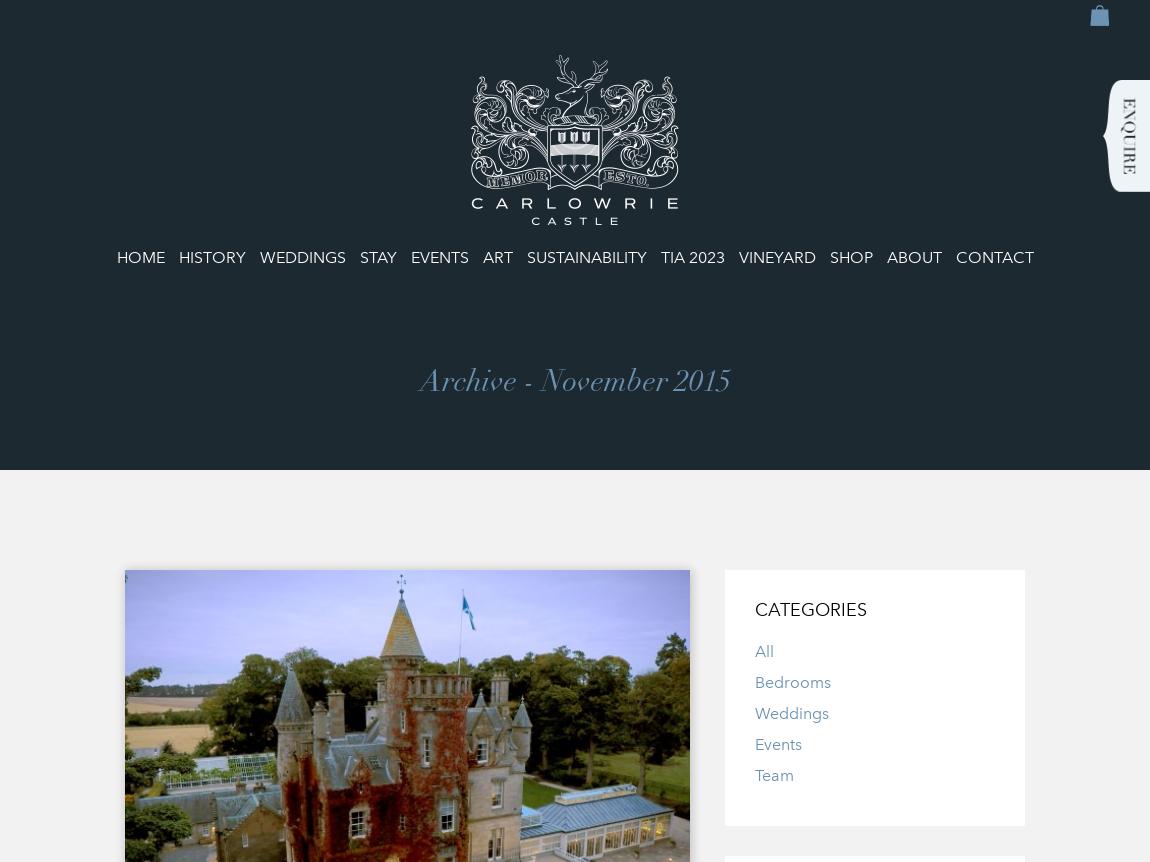  Describe the element at coordinates (138, 256) in the screenshot. I see `'Home'` at that location.